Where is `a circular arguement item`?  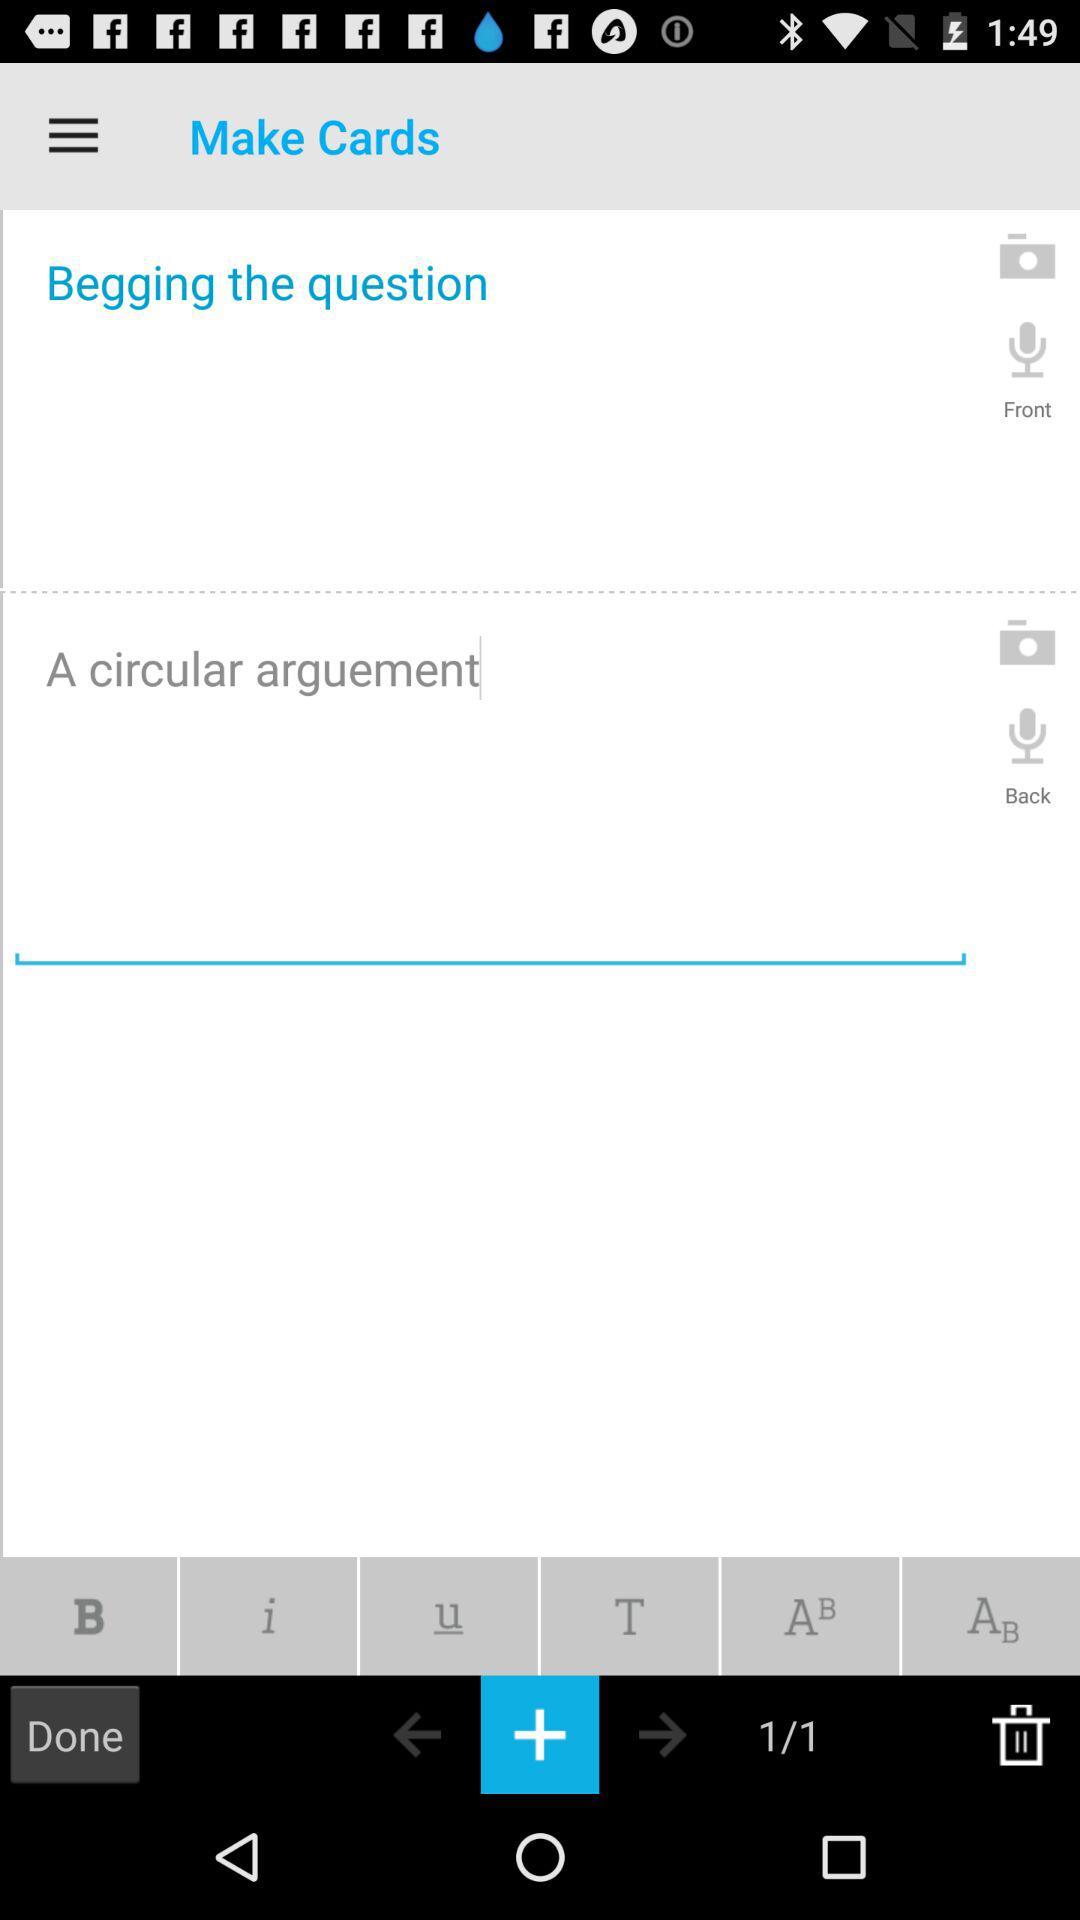 a circular arguement item is located at coordinates (490, 784).